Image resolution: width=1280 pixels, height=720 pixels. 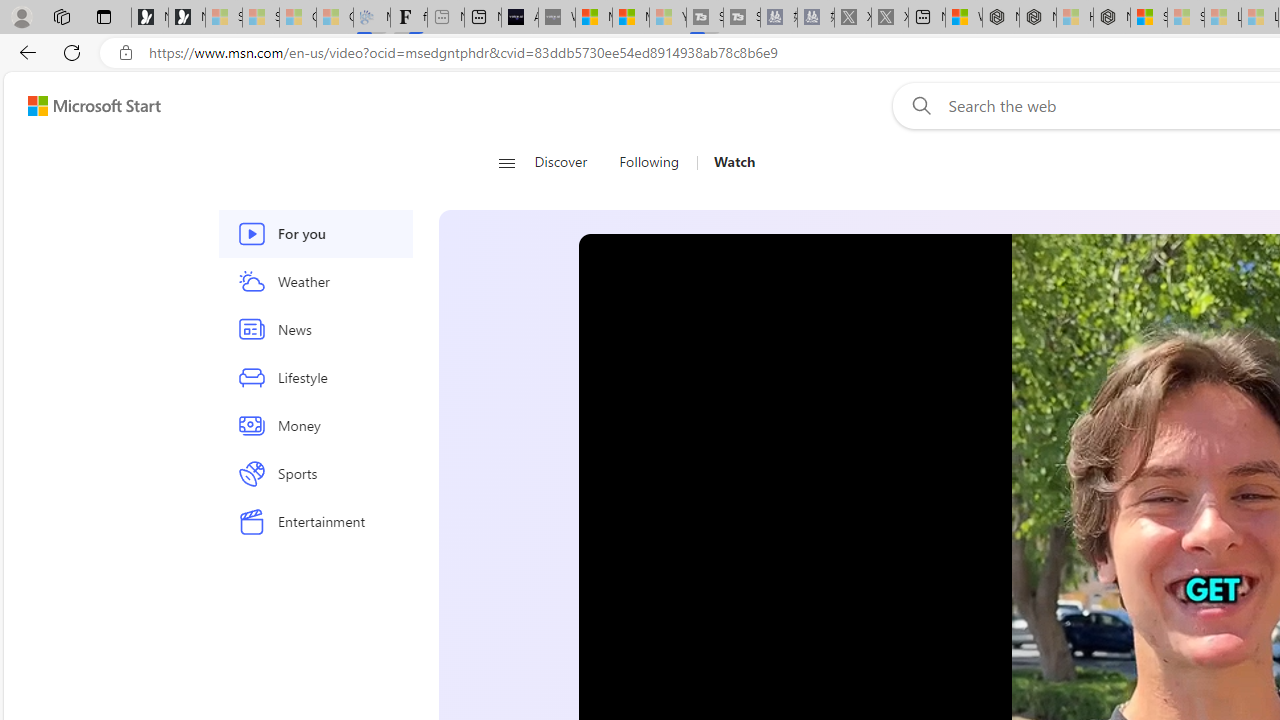 I want to click on 'Discover', so click(x=567, y=162).